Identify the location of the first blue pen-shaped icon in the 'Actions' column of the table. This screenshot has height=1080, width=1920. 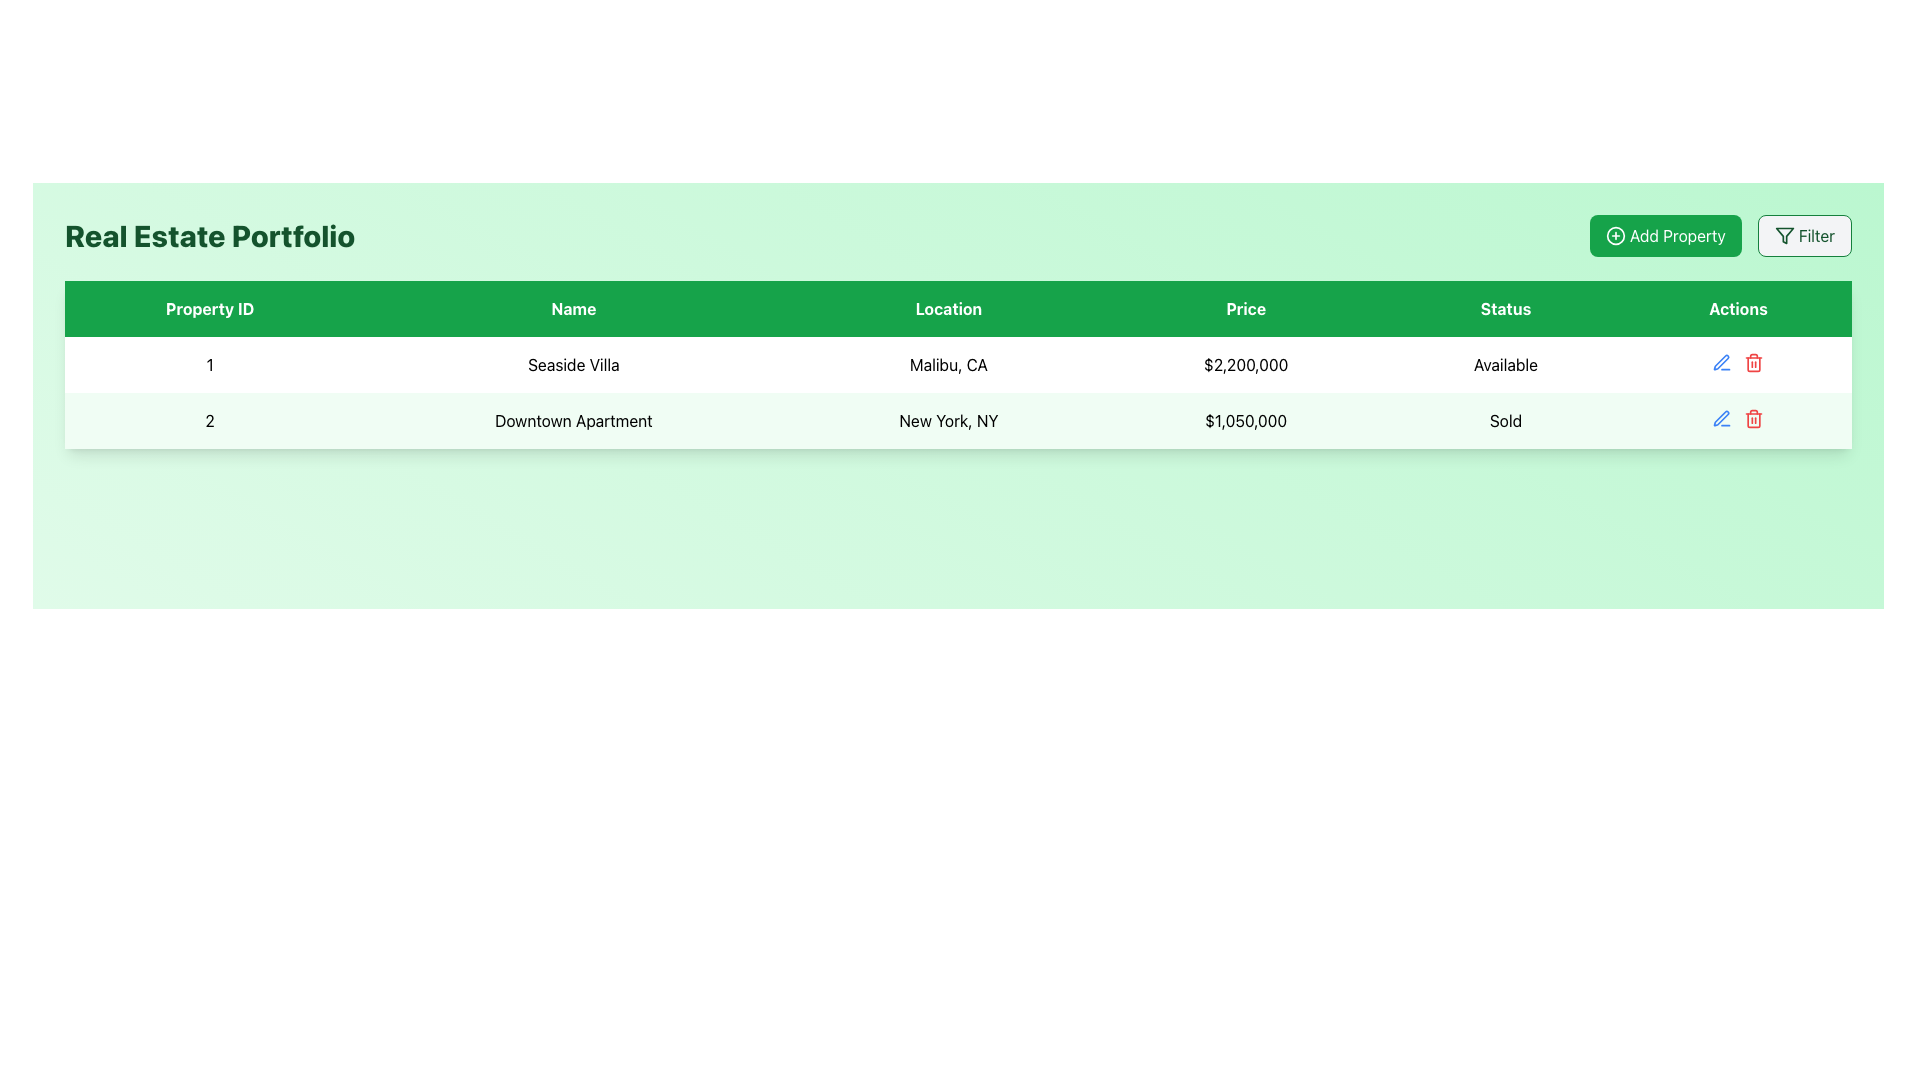
(1721, 418).